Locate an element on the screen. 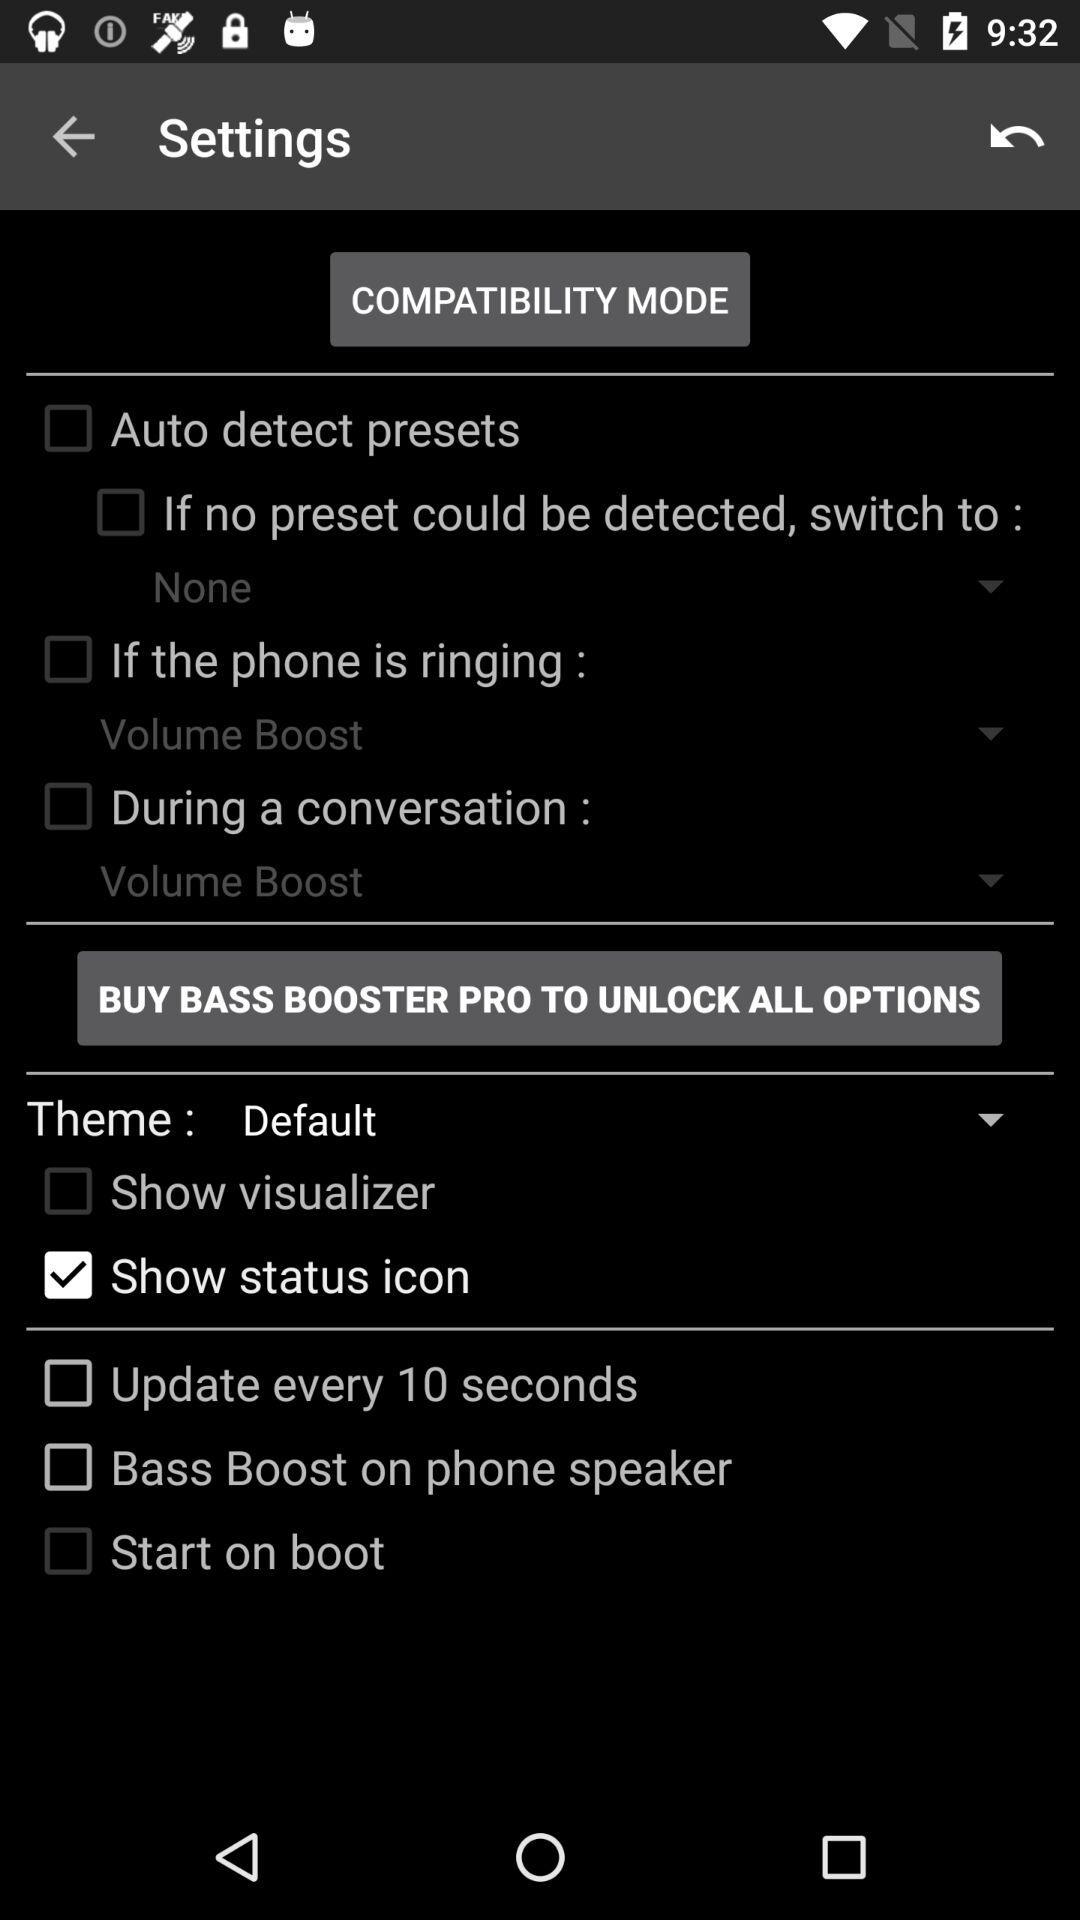 The image size is (1080, 1920). the if no preset is located at coordinates (550, 512).